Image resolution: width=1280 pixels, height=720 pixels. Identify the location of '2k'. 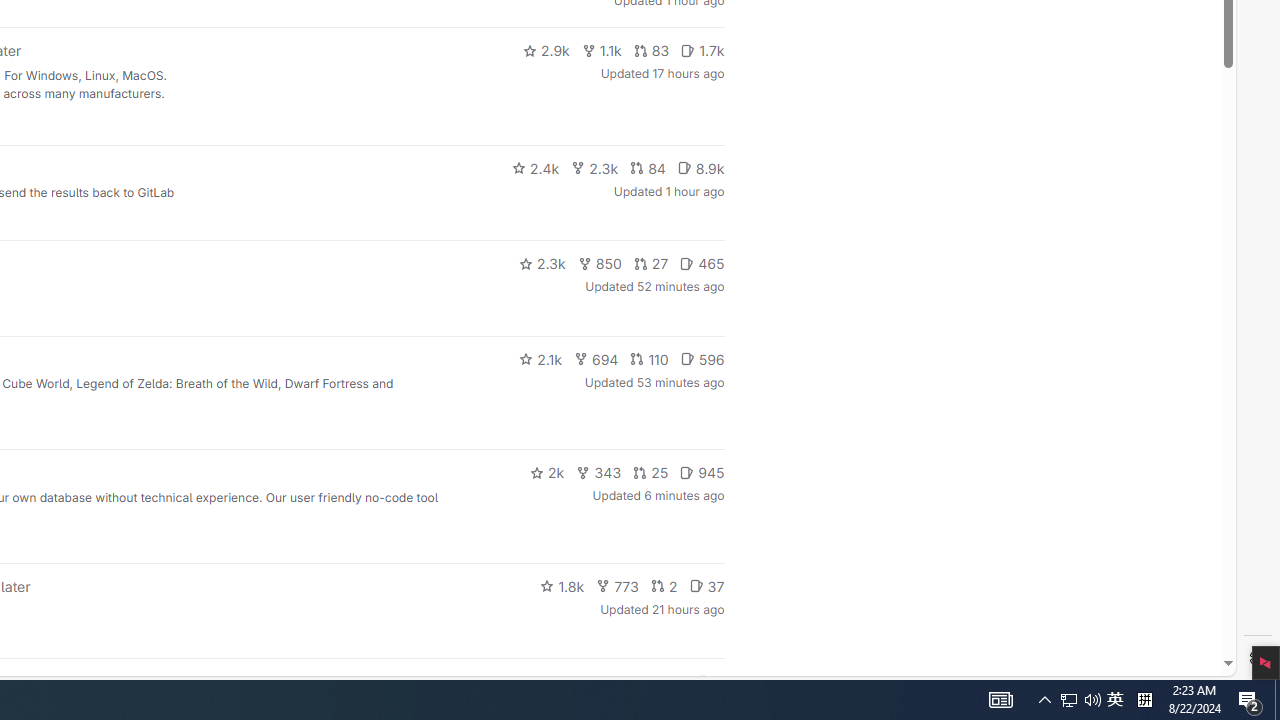
(546, 473).